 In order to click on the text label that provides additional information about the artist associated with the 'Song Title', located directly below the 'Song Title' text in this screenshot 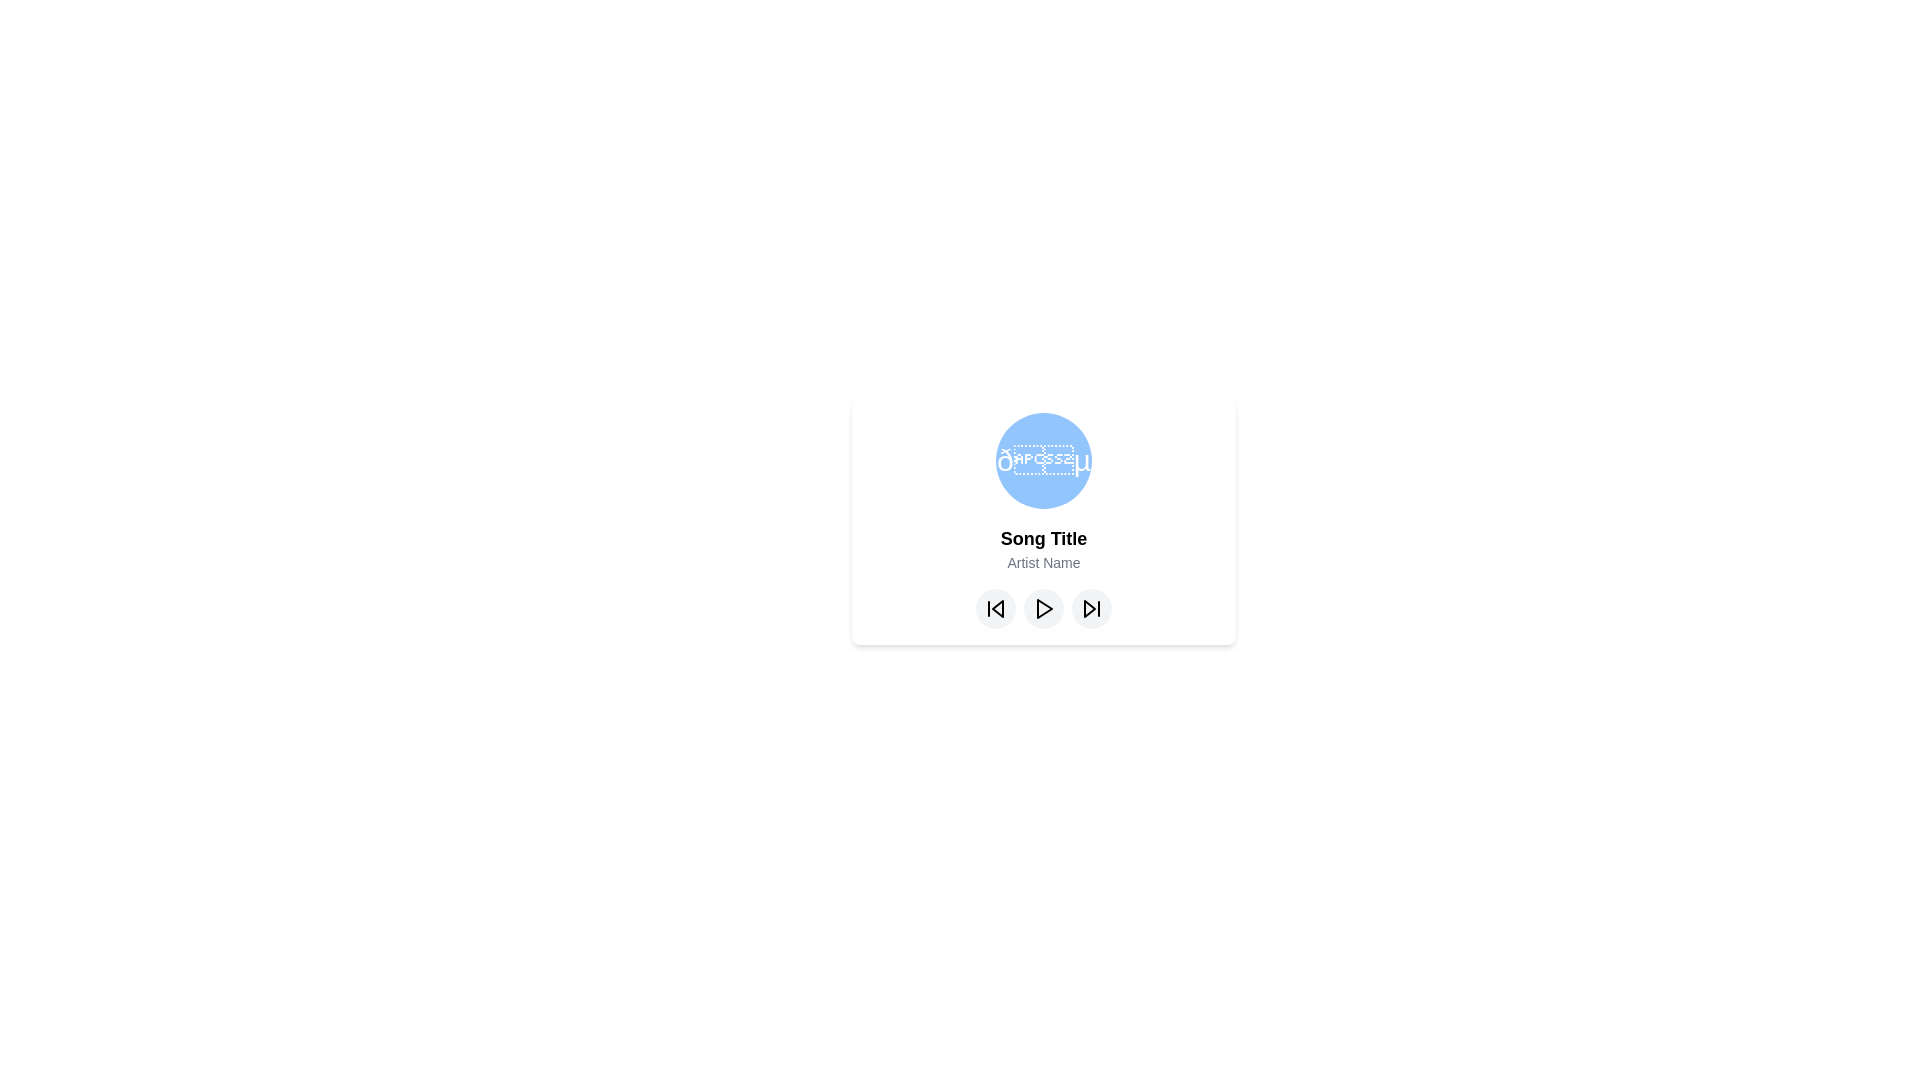, I will do `click(1042, 563)`.